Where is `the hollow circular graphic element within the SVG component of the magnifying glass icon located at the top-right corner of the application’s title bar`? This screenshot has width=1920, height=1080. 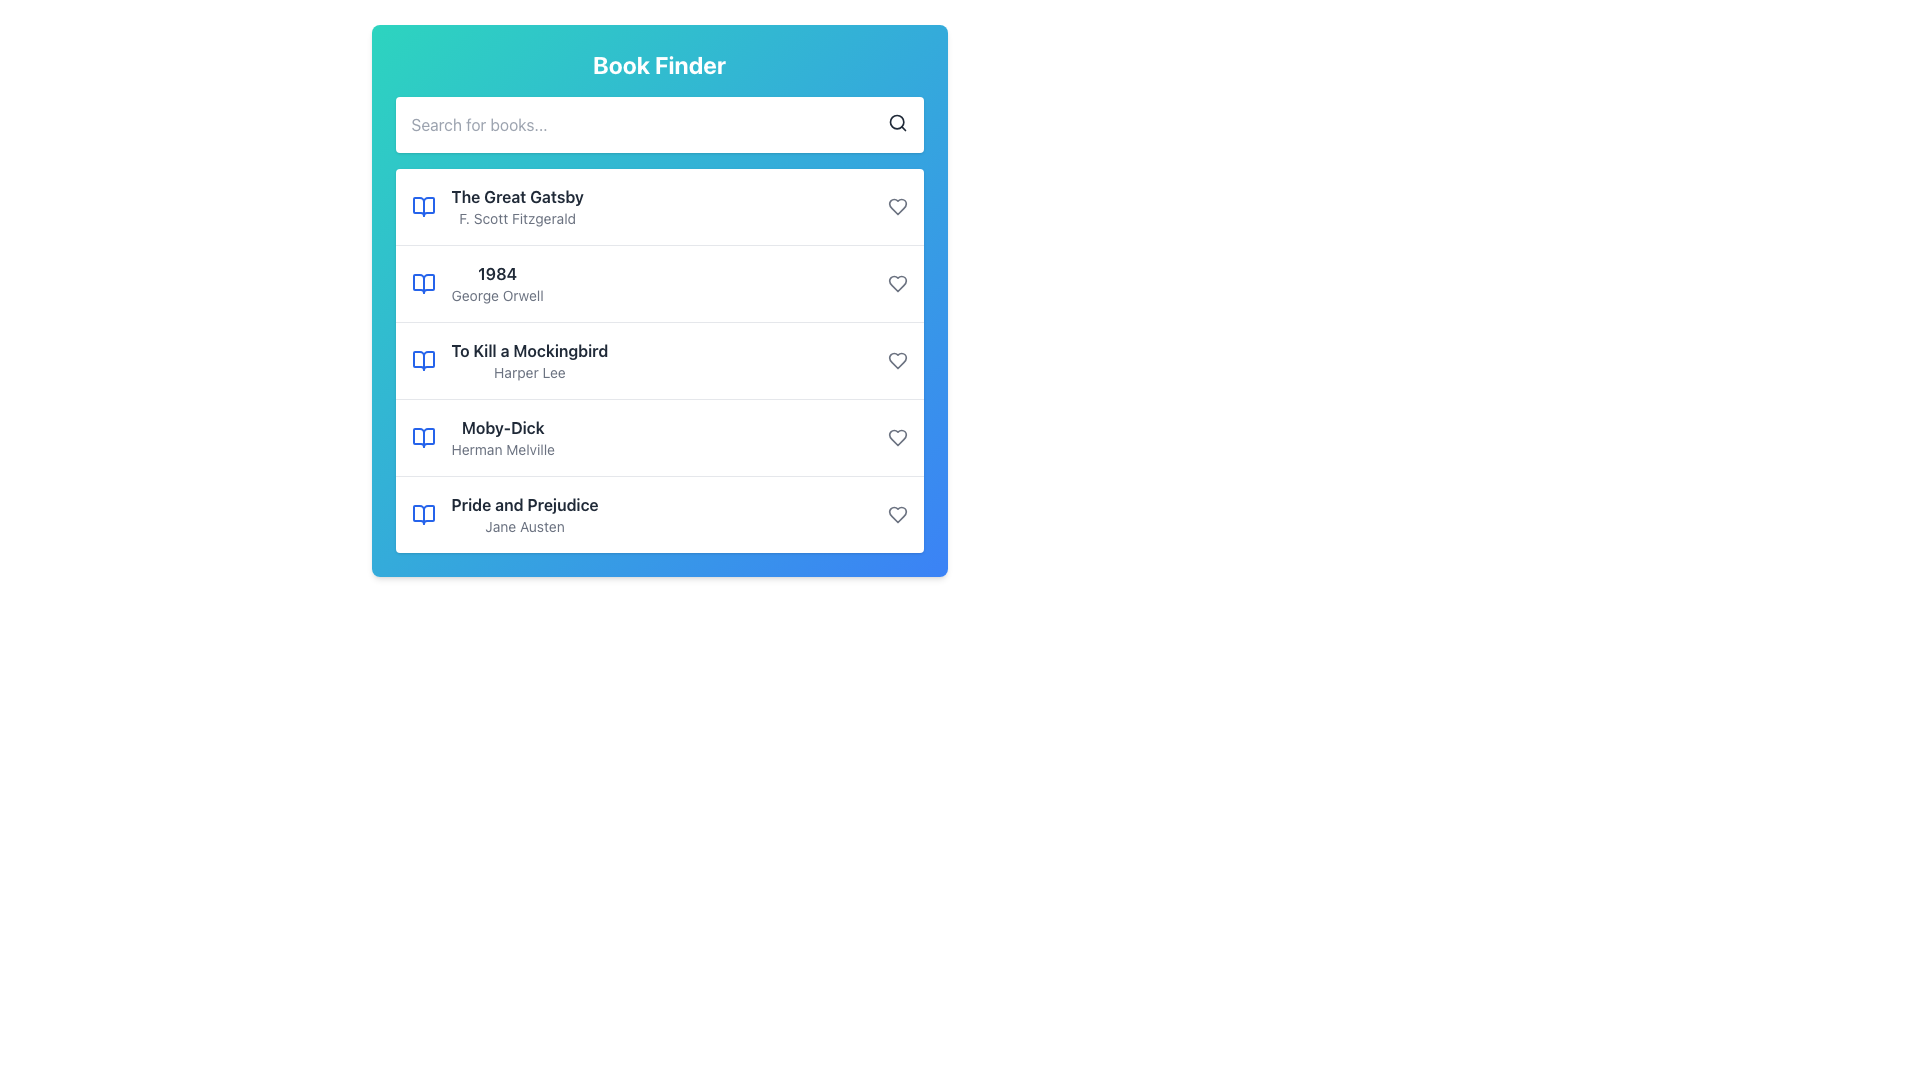 the hollow circular graphic element within the SVG component of the magnifying glass icon located at the top-right corner of the application’s title bar is located at coordinates (895, 122).